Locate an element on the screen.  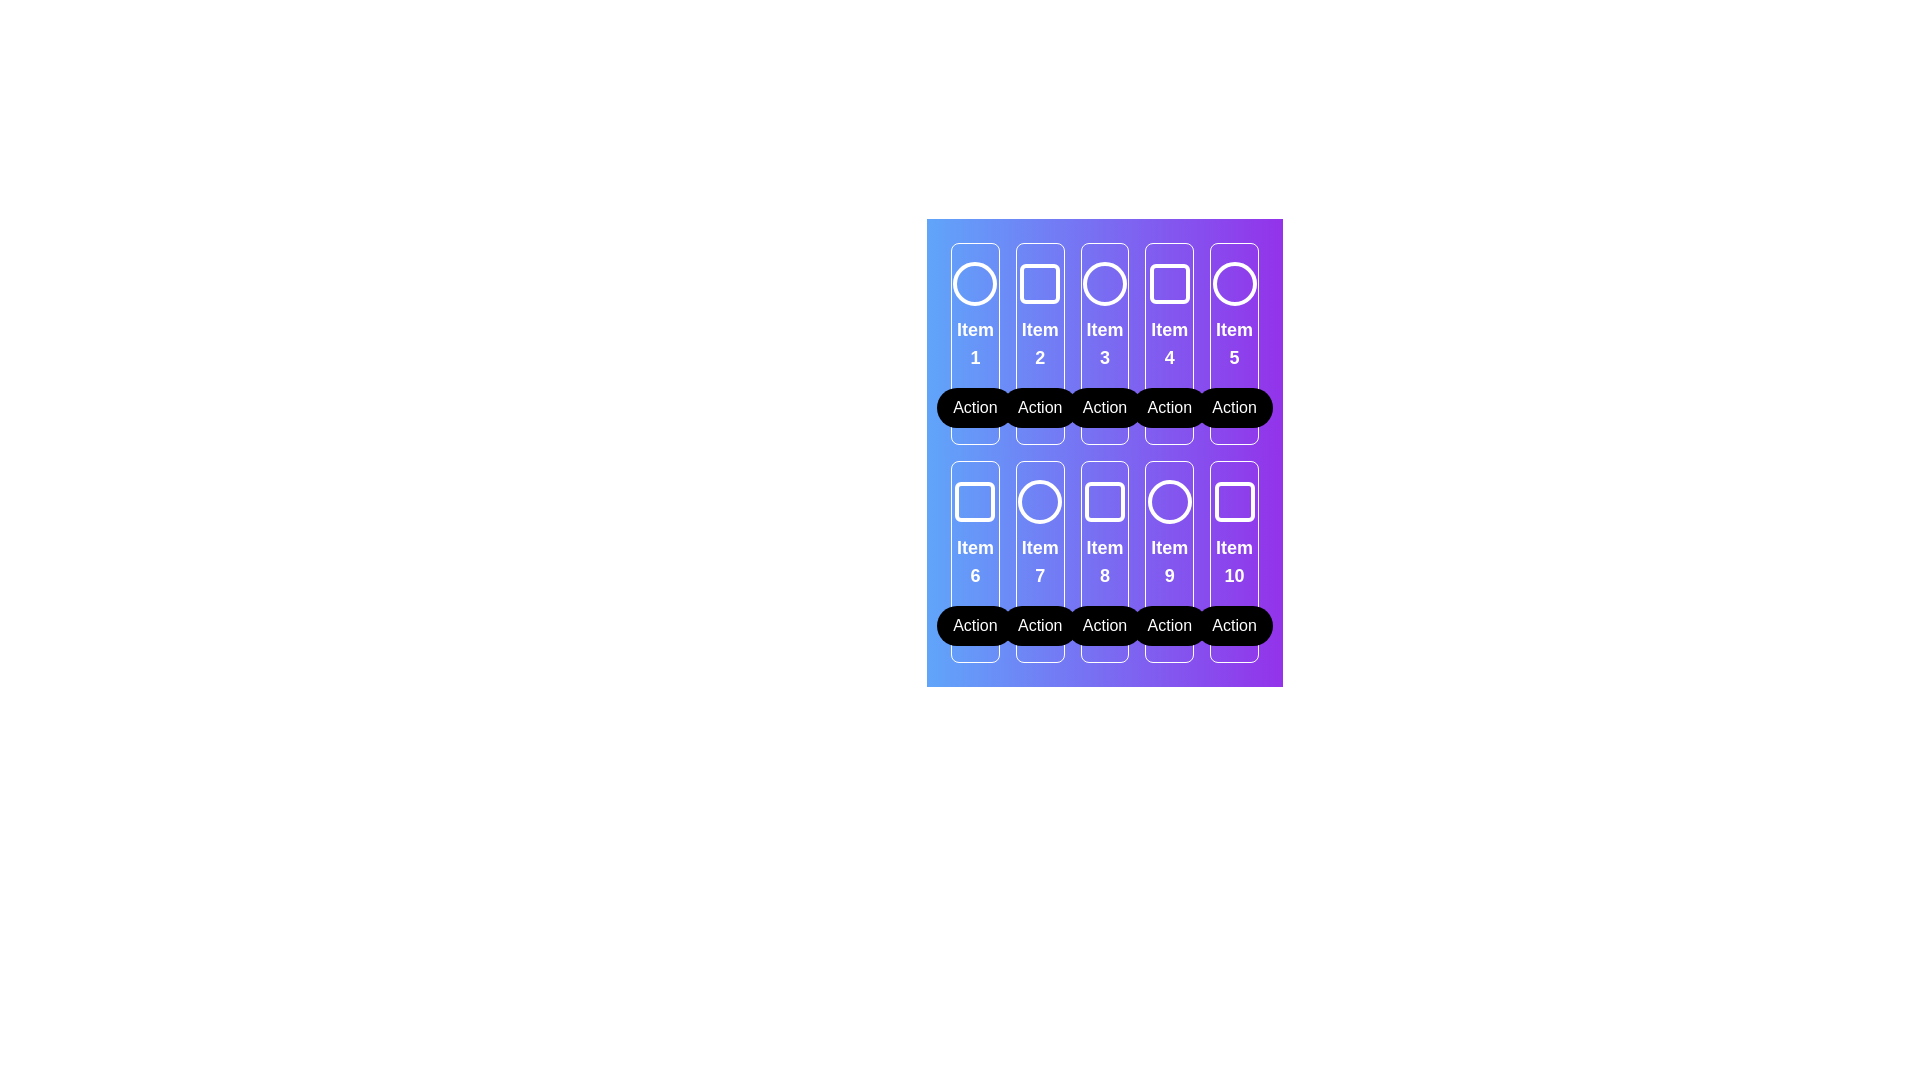
the fifth button in the upper section of the grid interface to observe its styling effects, which is associated with 'Item 5' is located at coordinates (1233, 407).